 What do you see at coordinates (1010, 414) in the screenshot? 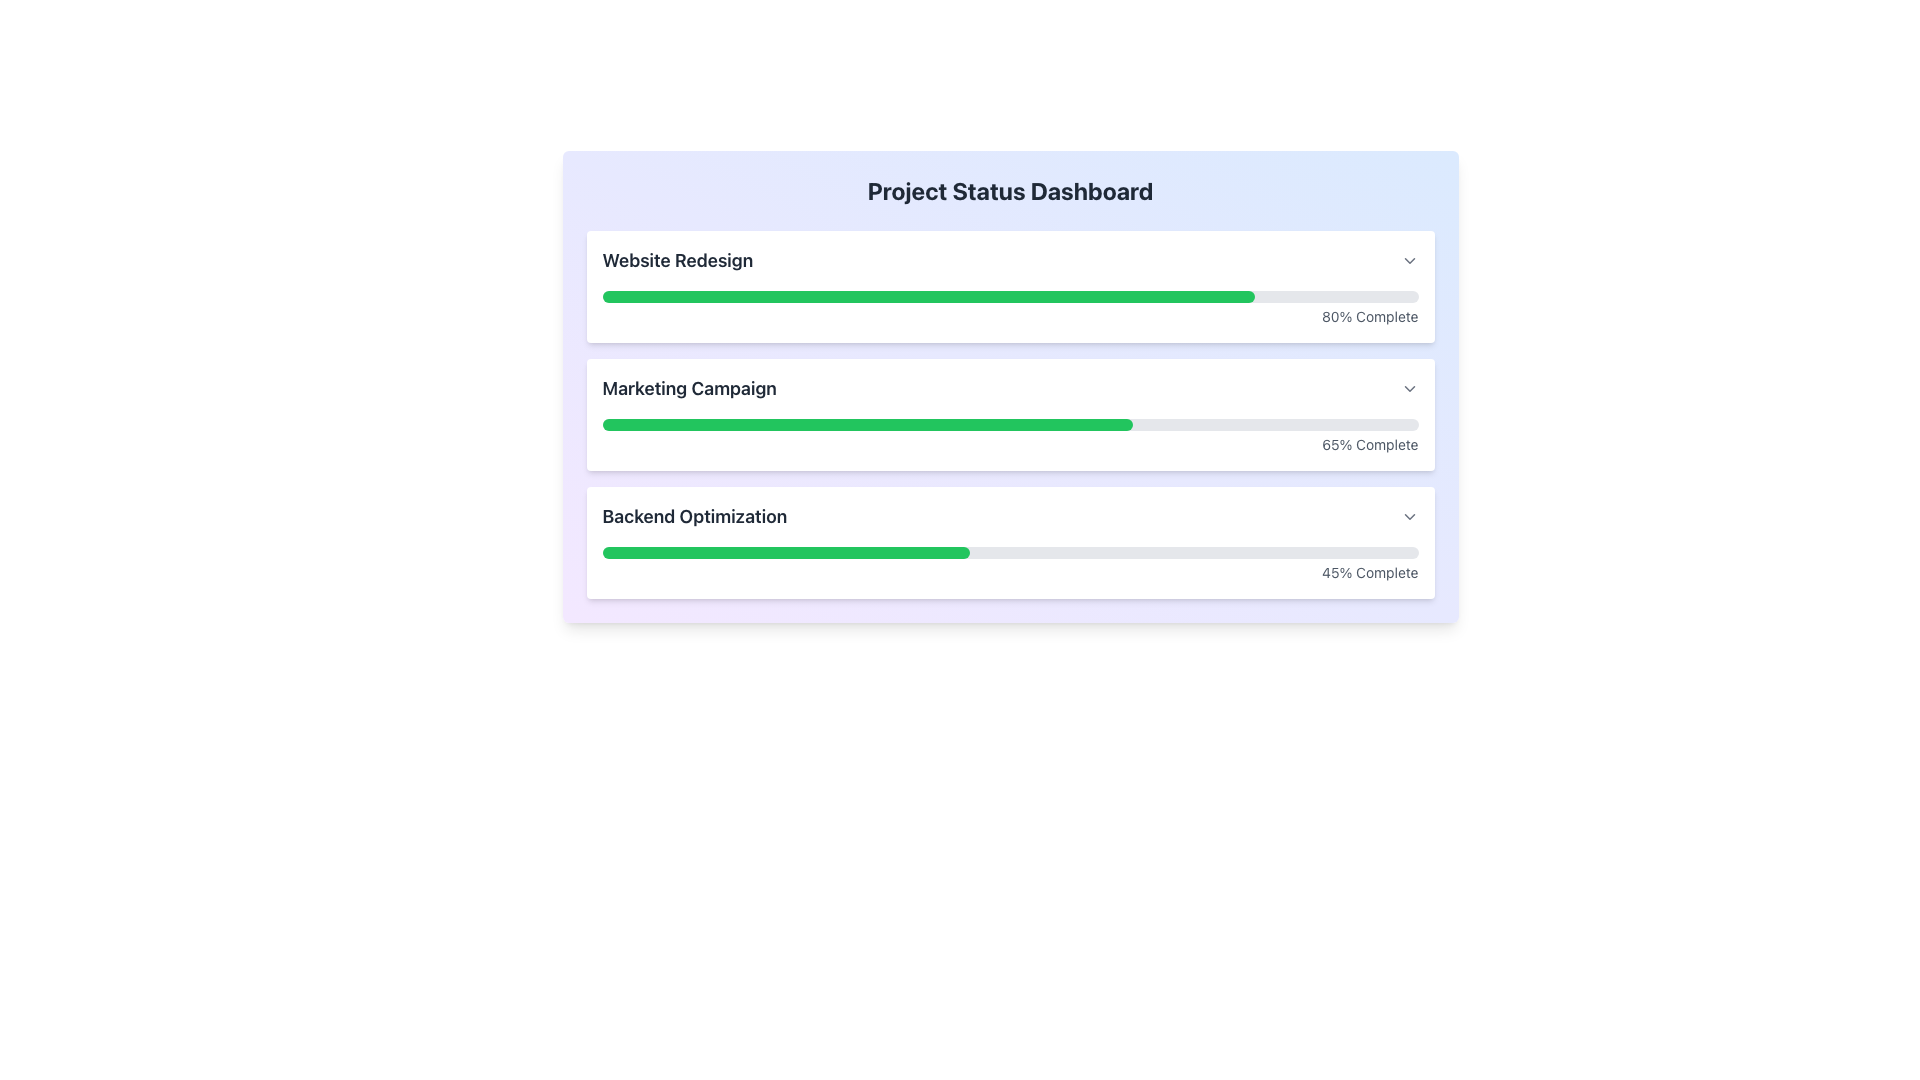
I see `progress details from the Grouped Component containing three vertically arranged blocks, each representing a project with a progress bar and percentage completion` at bounding box center [1010, 414].